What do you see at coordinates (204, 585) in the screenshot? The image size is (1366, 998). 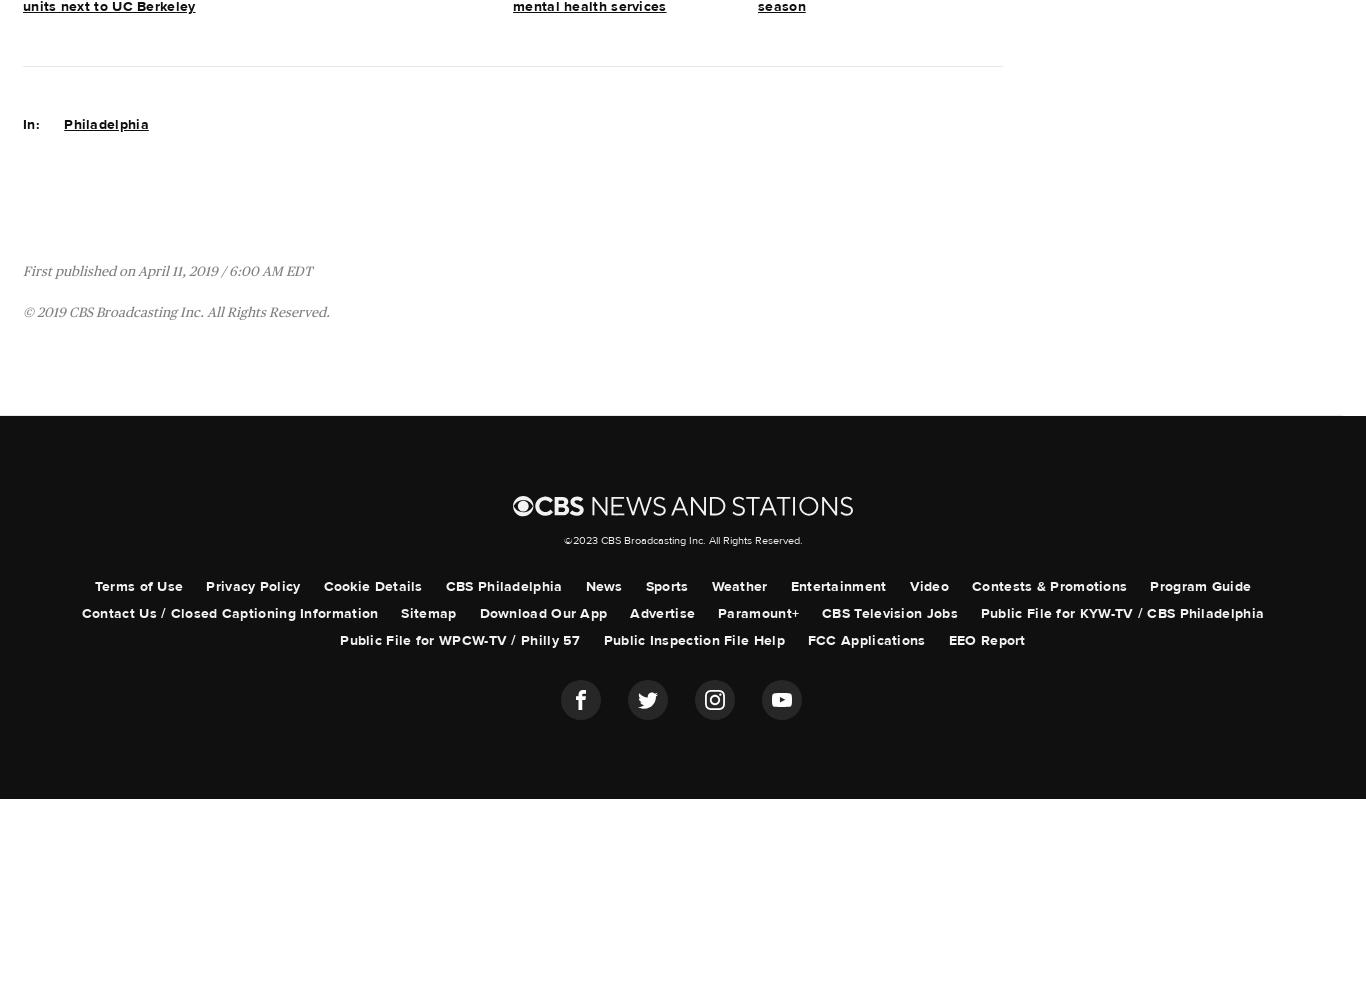 I see `'Privacy Policy'` at bounding box center [204, 585].